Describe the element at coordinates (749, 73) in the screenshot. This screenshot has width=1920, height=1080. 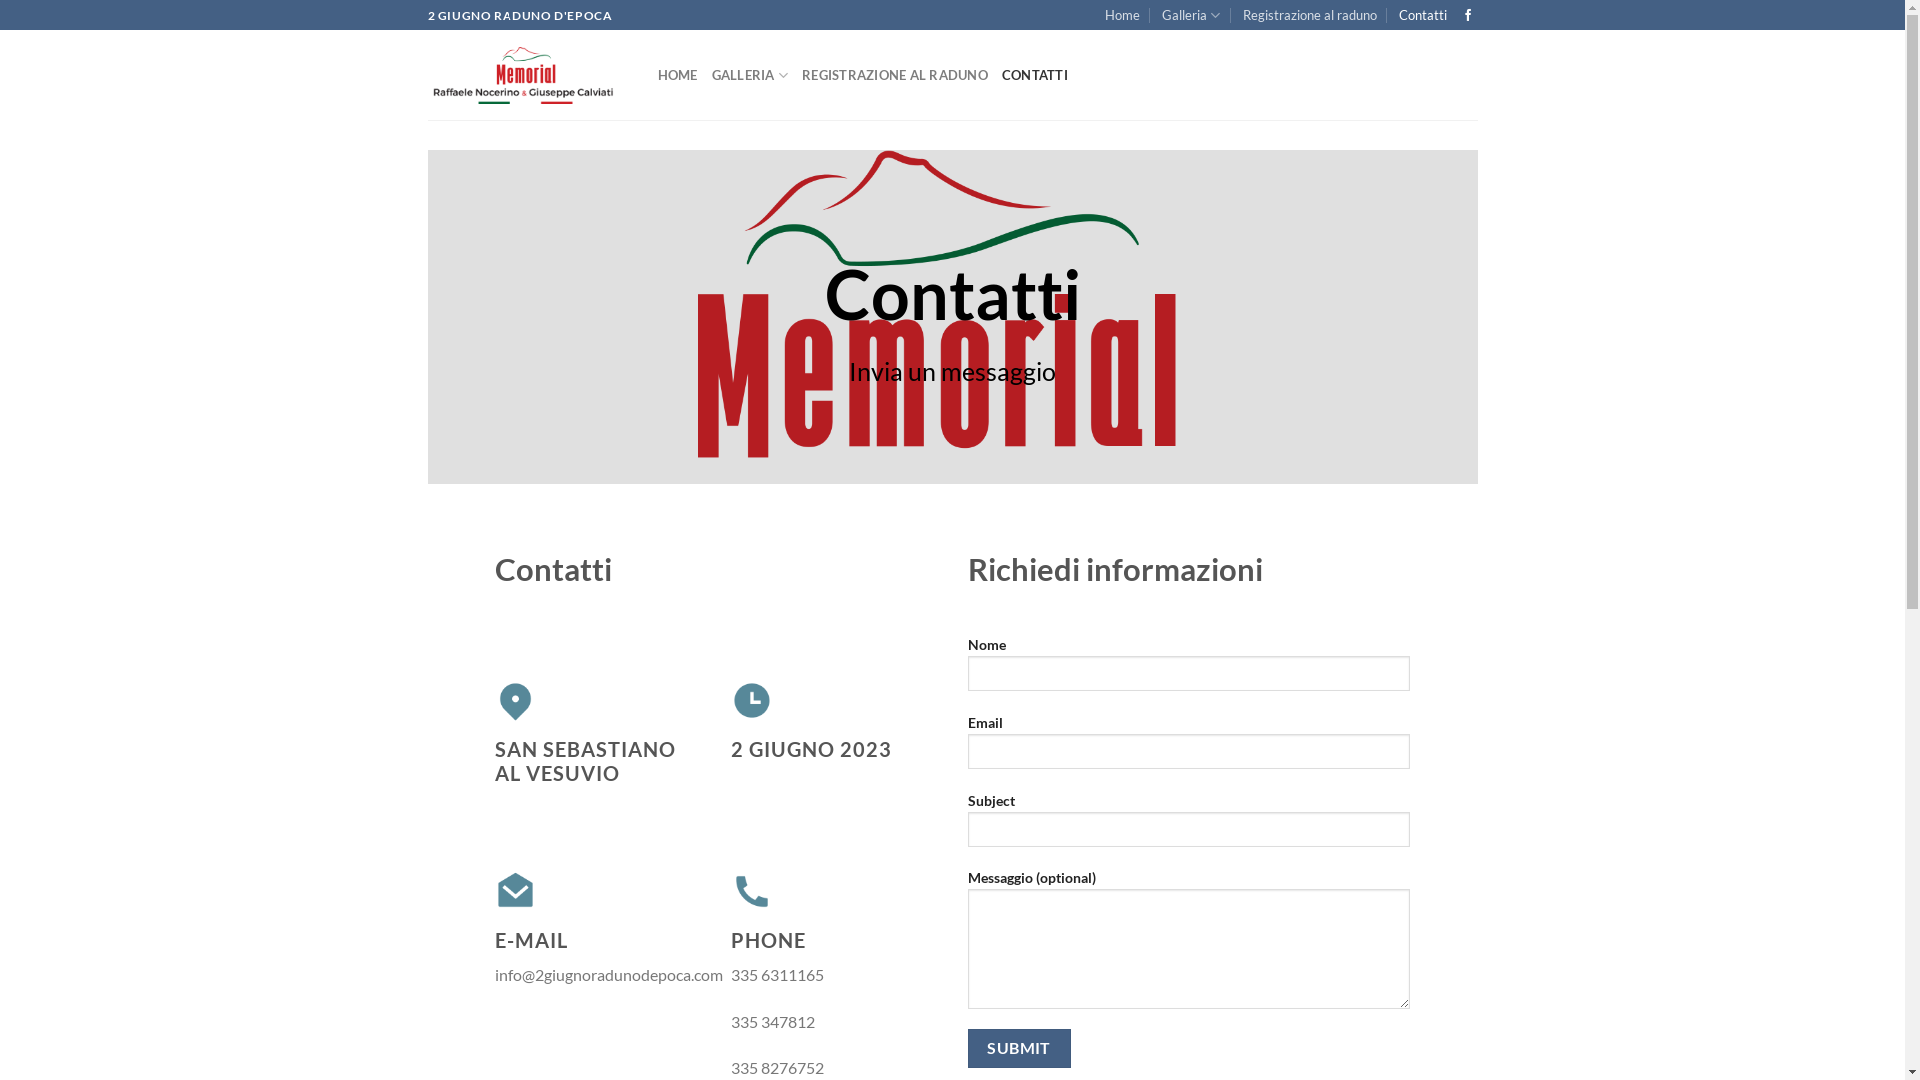
I see `'GALLERIA'` at that location.